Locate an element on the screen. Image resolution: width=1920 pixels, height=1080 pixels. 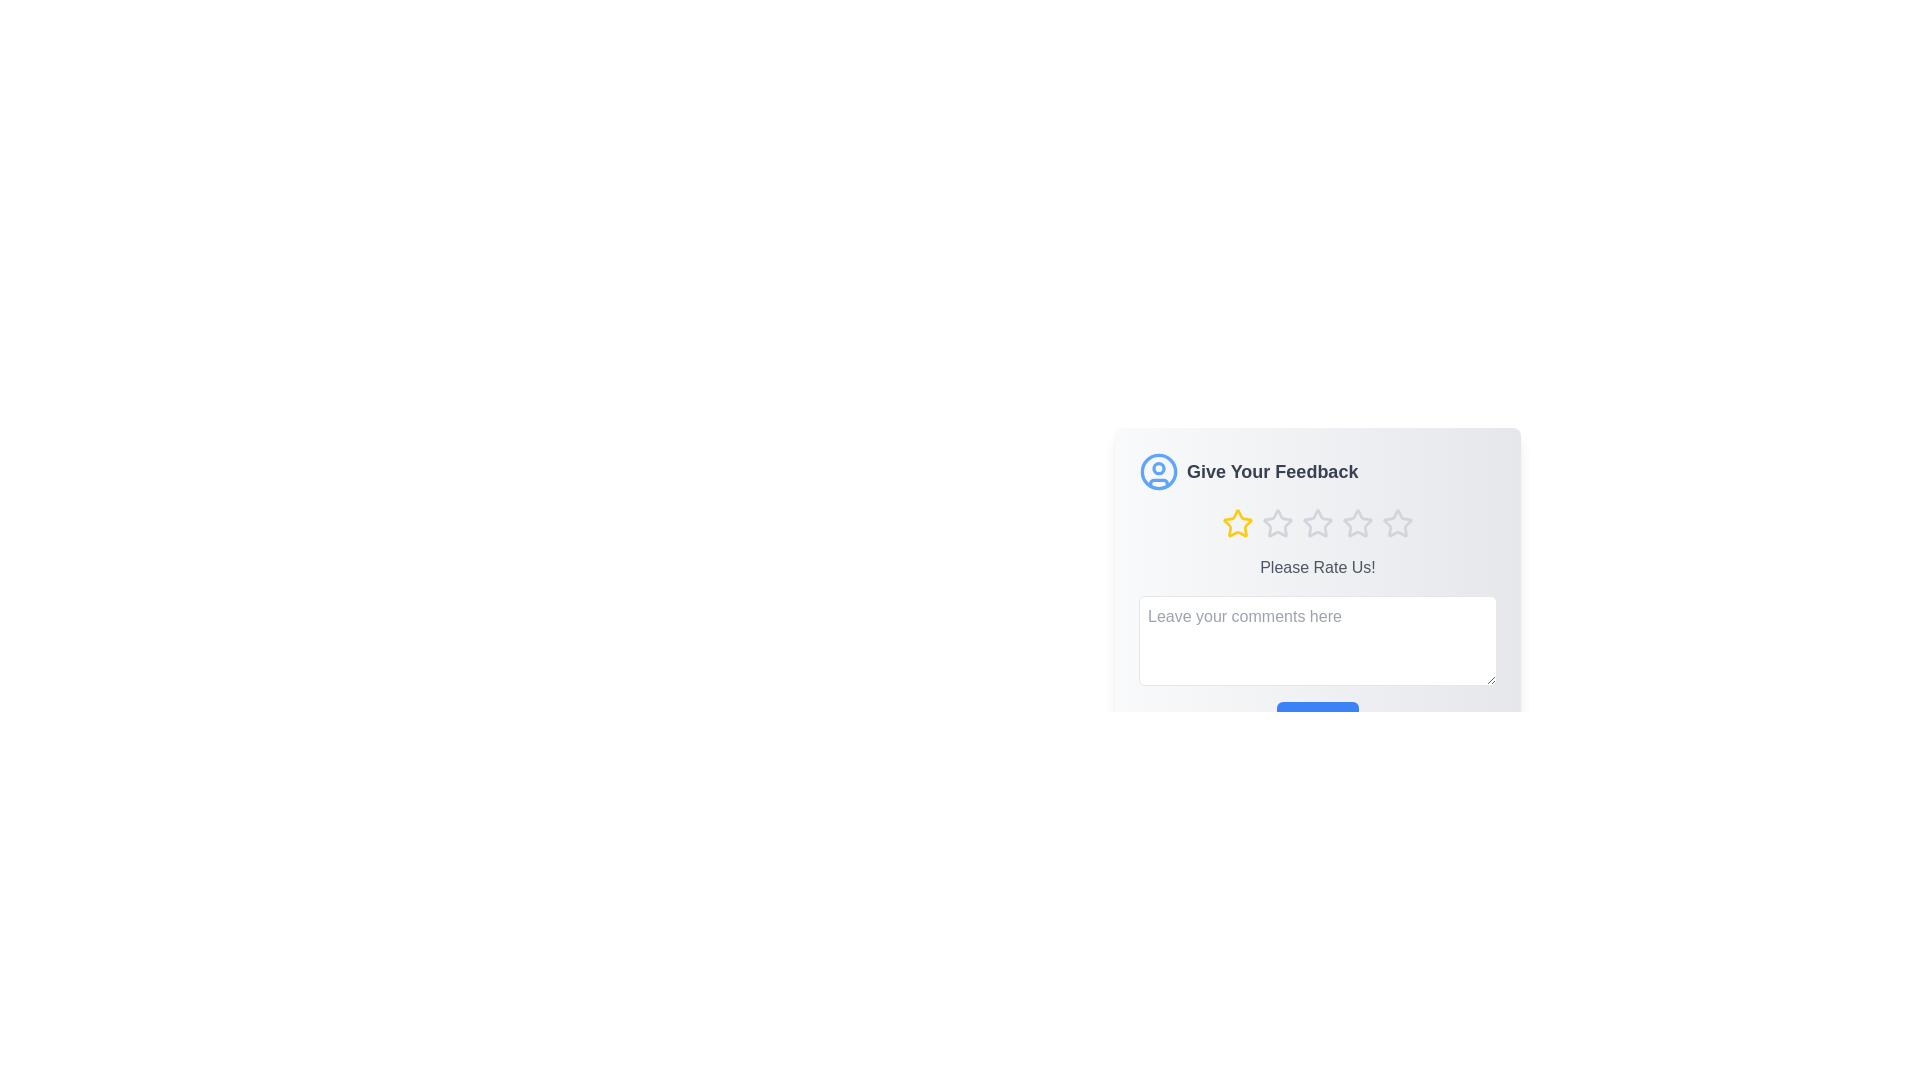
the second star-shaped icon with a gray outline in the rating section is located at coordinates (1316, 522).